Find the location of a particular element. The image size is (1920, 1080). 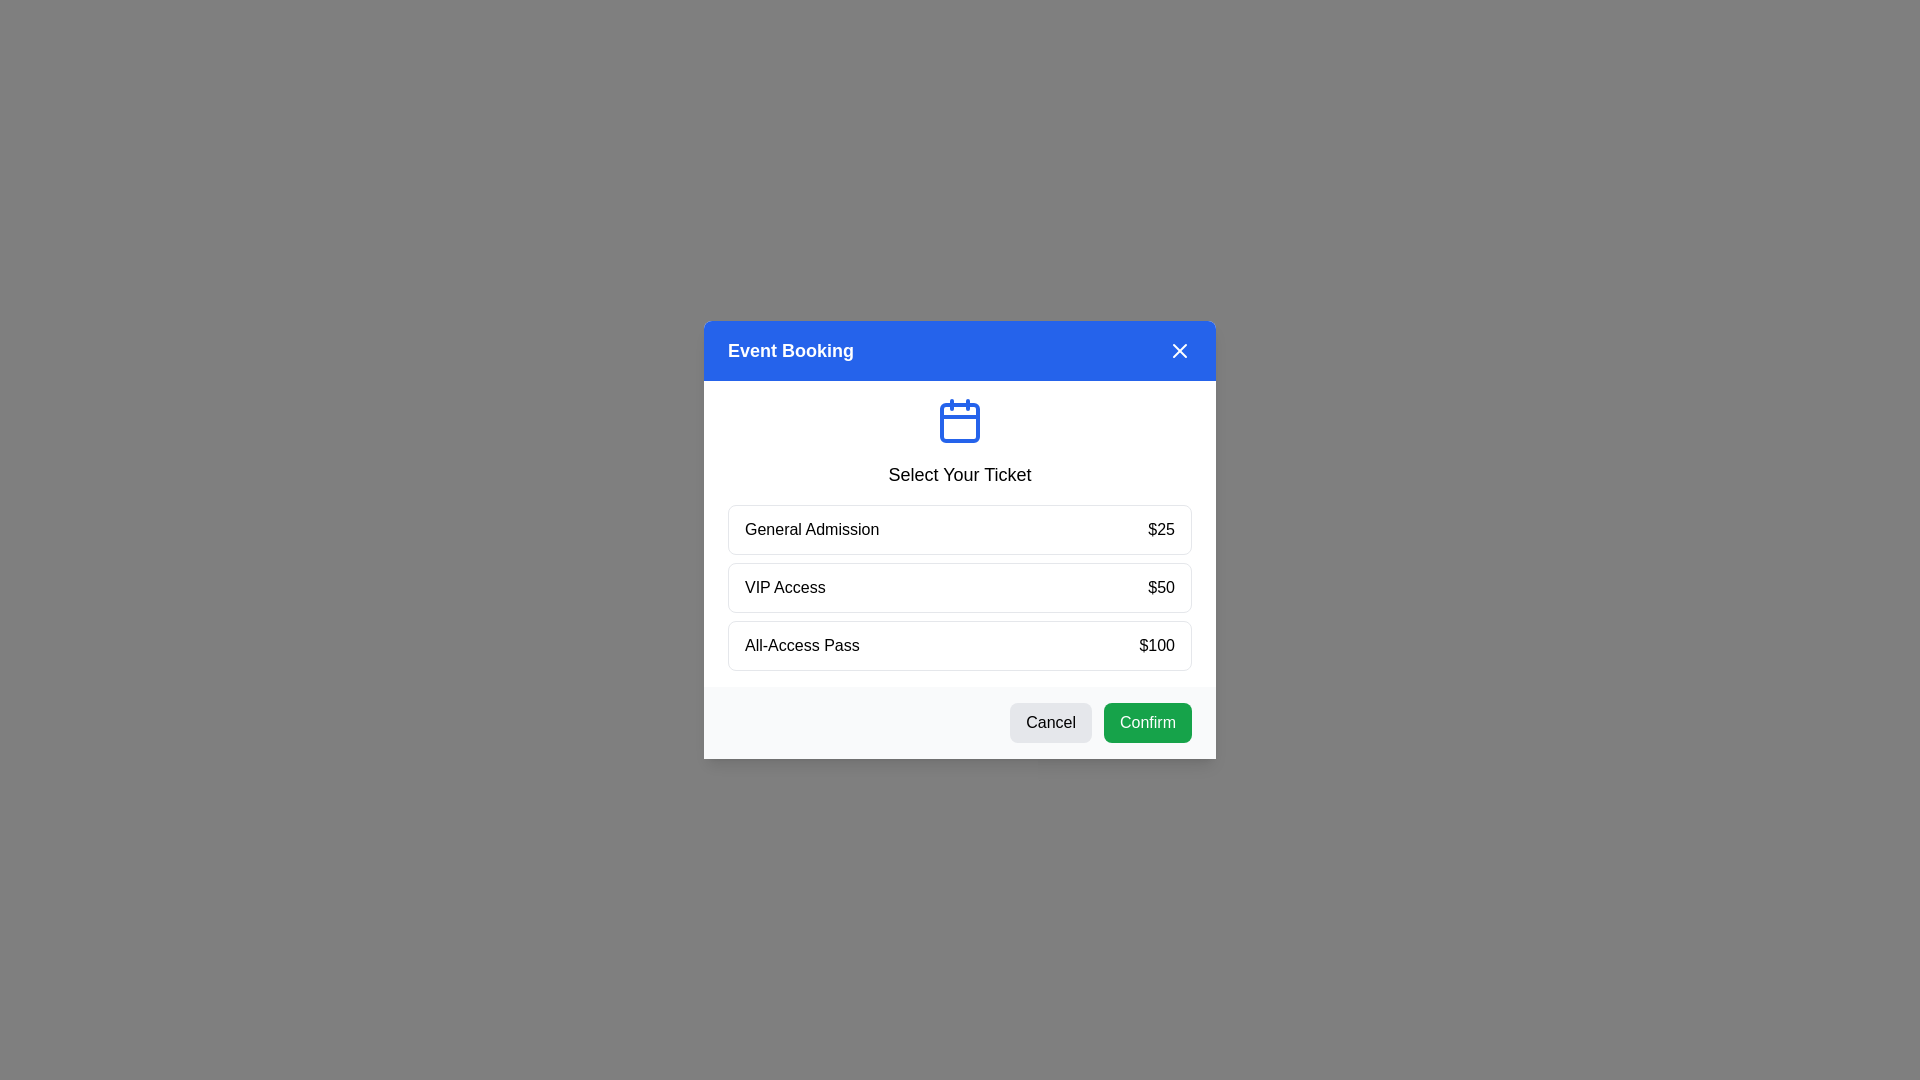

the close button with an 'X' icon located at the top-right corner of the blue banner bar that contains the text 'Event Booking' to trigger a tooltip or visual effect is located at coordinates (1180, 350).